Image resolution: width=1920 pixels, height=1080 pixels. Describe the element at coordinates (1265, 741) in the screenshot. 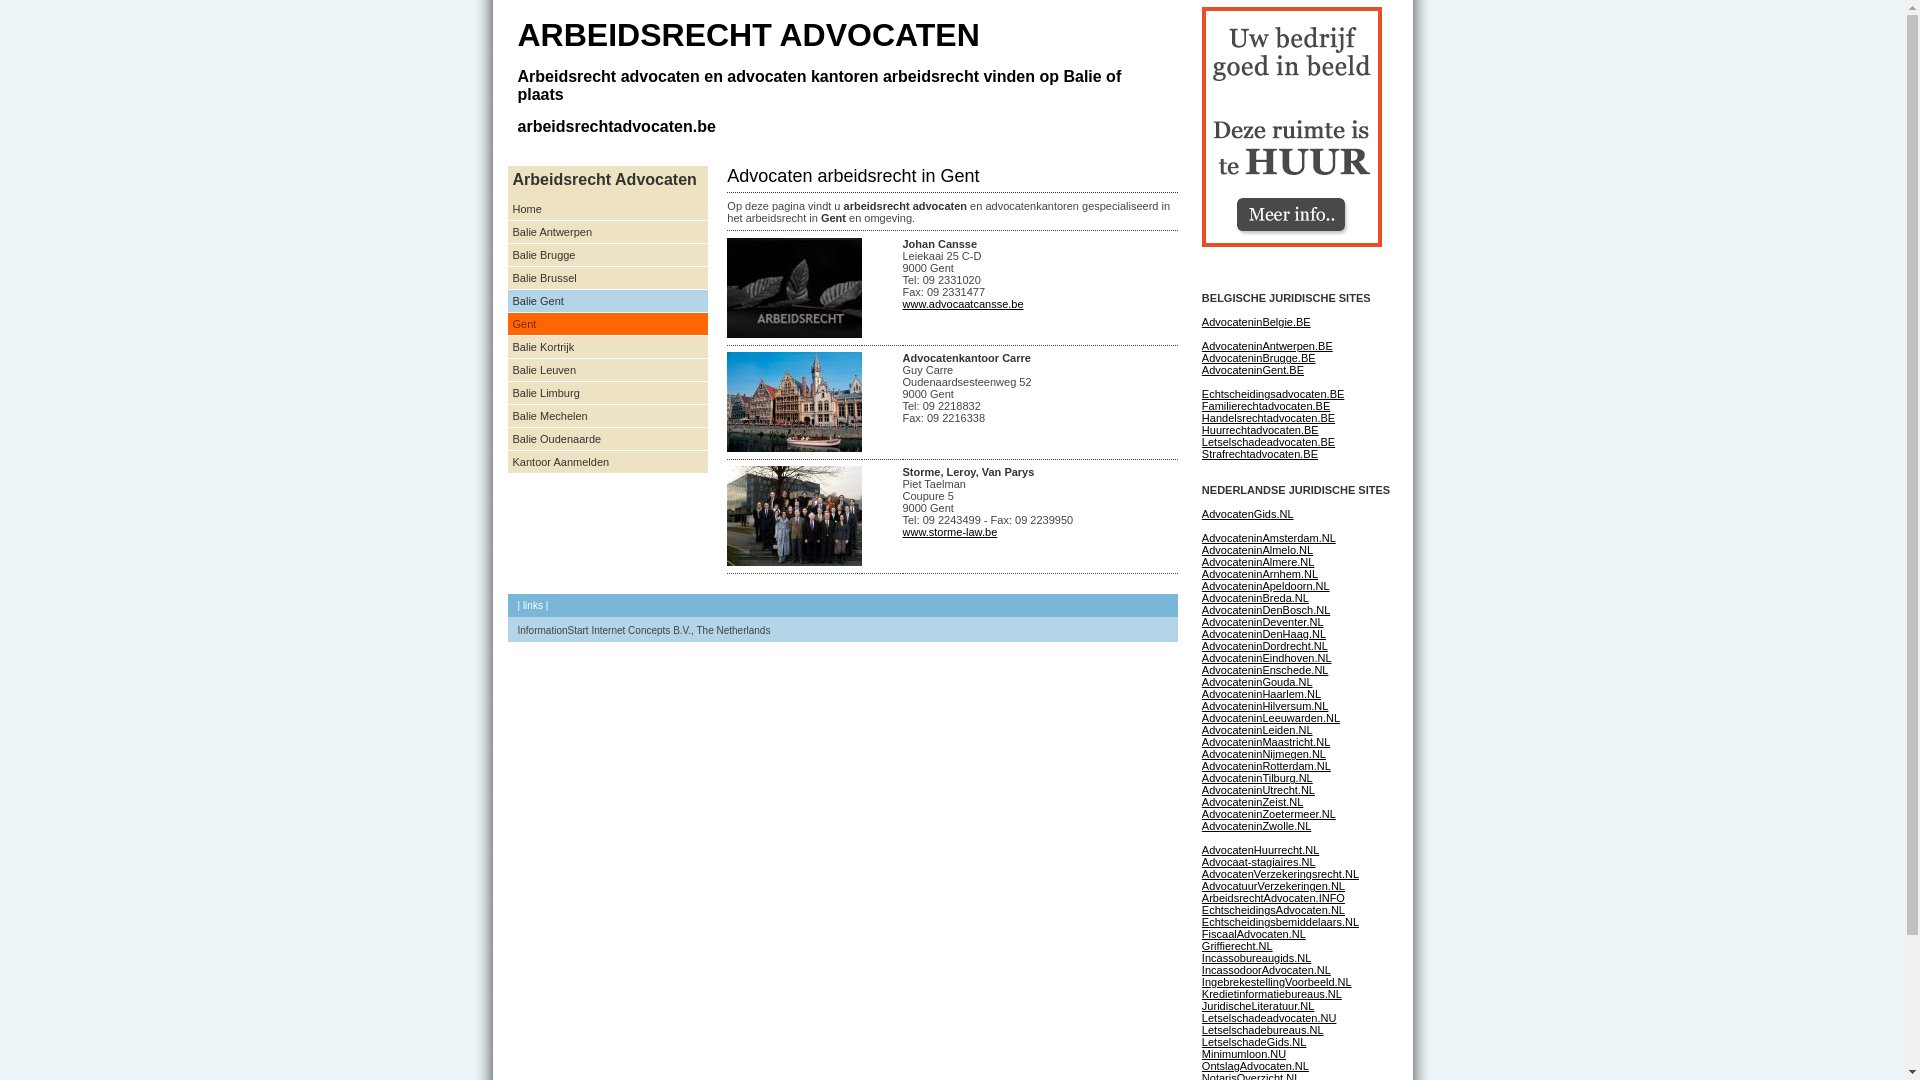

I see `'AdvocateninMaastricht.NL'` at that location.